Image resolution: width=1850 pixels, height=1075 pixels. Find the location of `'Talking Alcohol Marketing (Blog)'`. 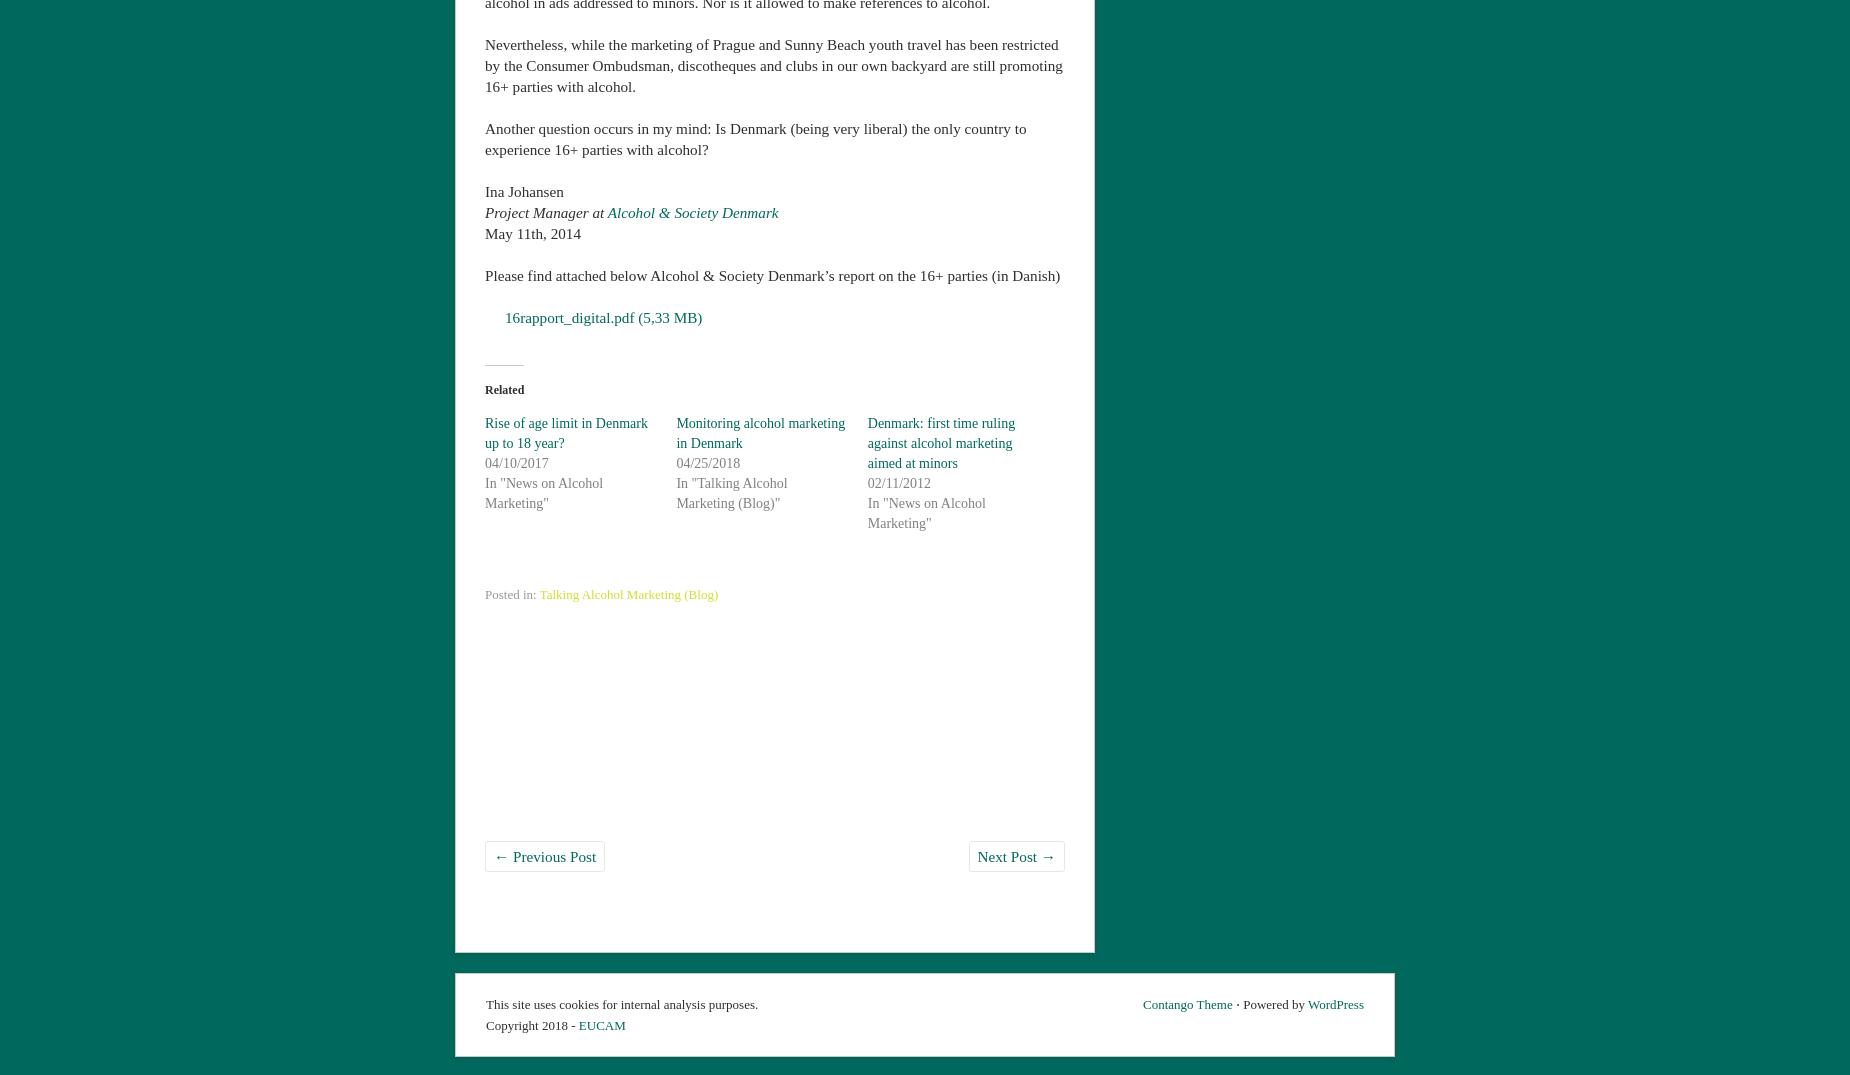

'Talking Alcohol Marketing (Blog)' is located at coordinates (628, 591).